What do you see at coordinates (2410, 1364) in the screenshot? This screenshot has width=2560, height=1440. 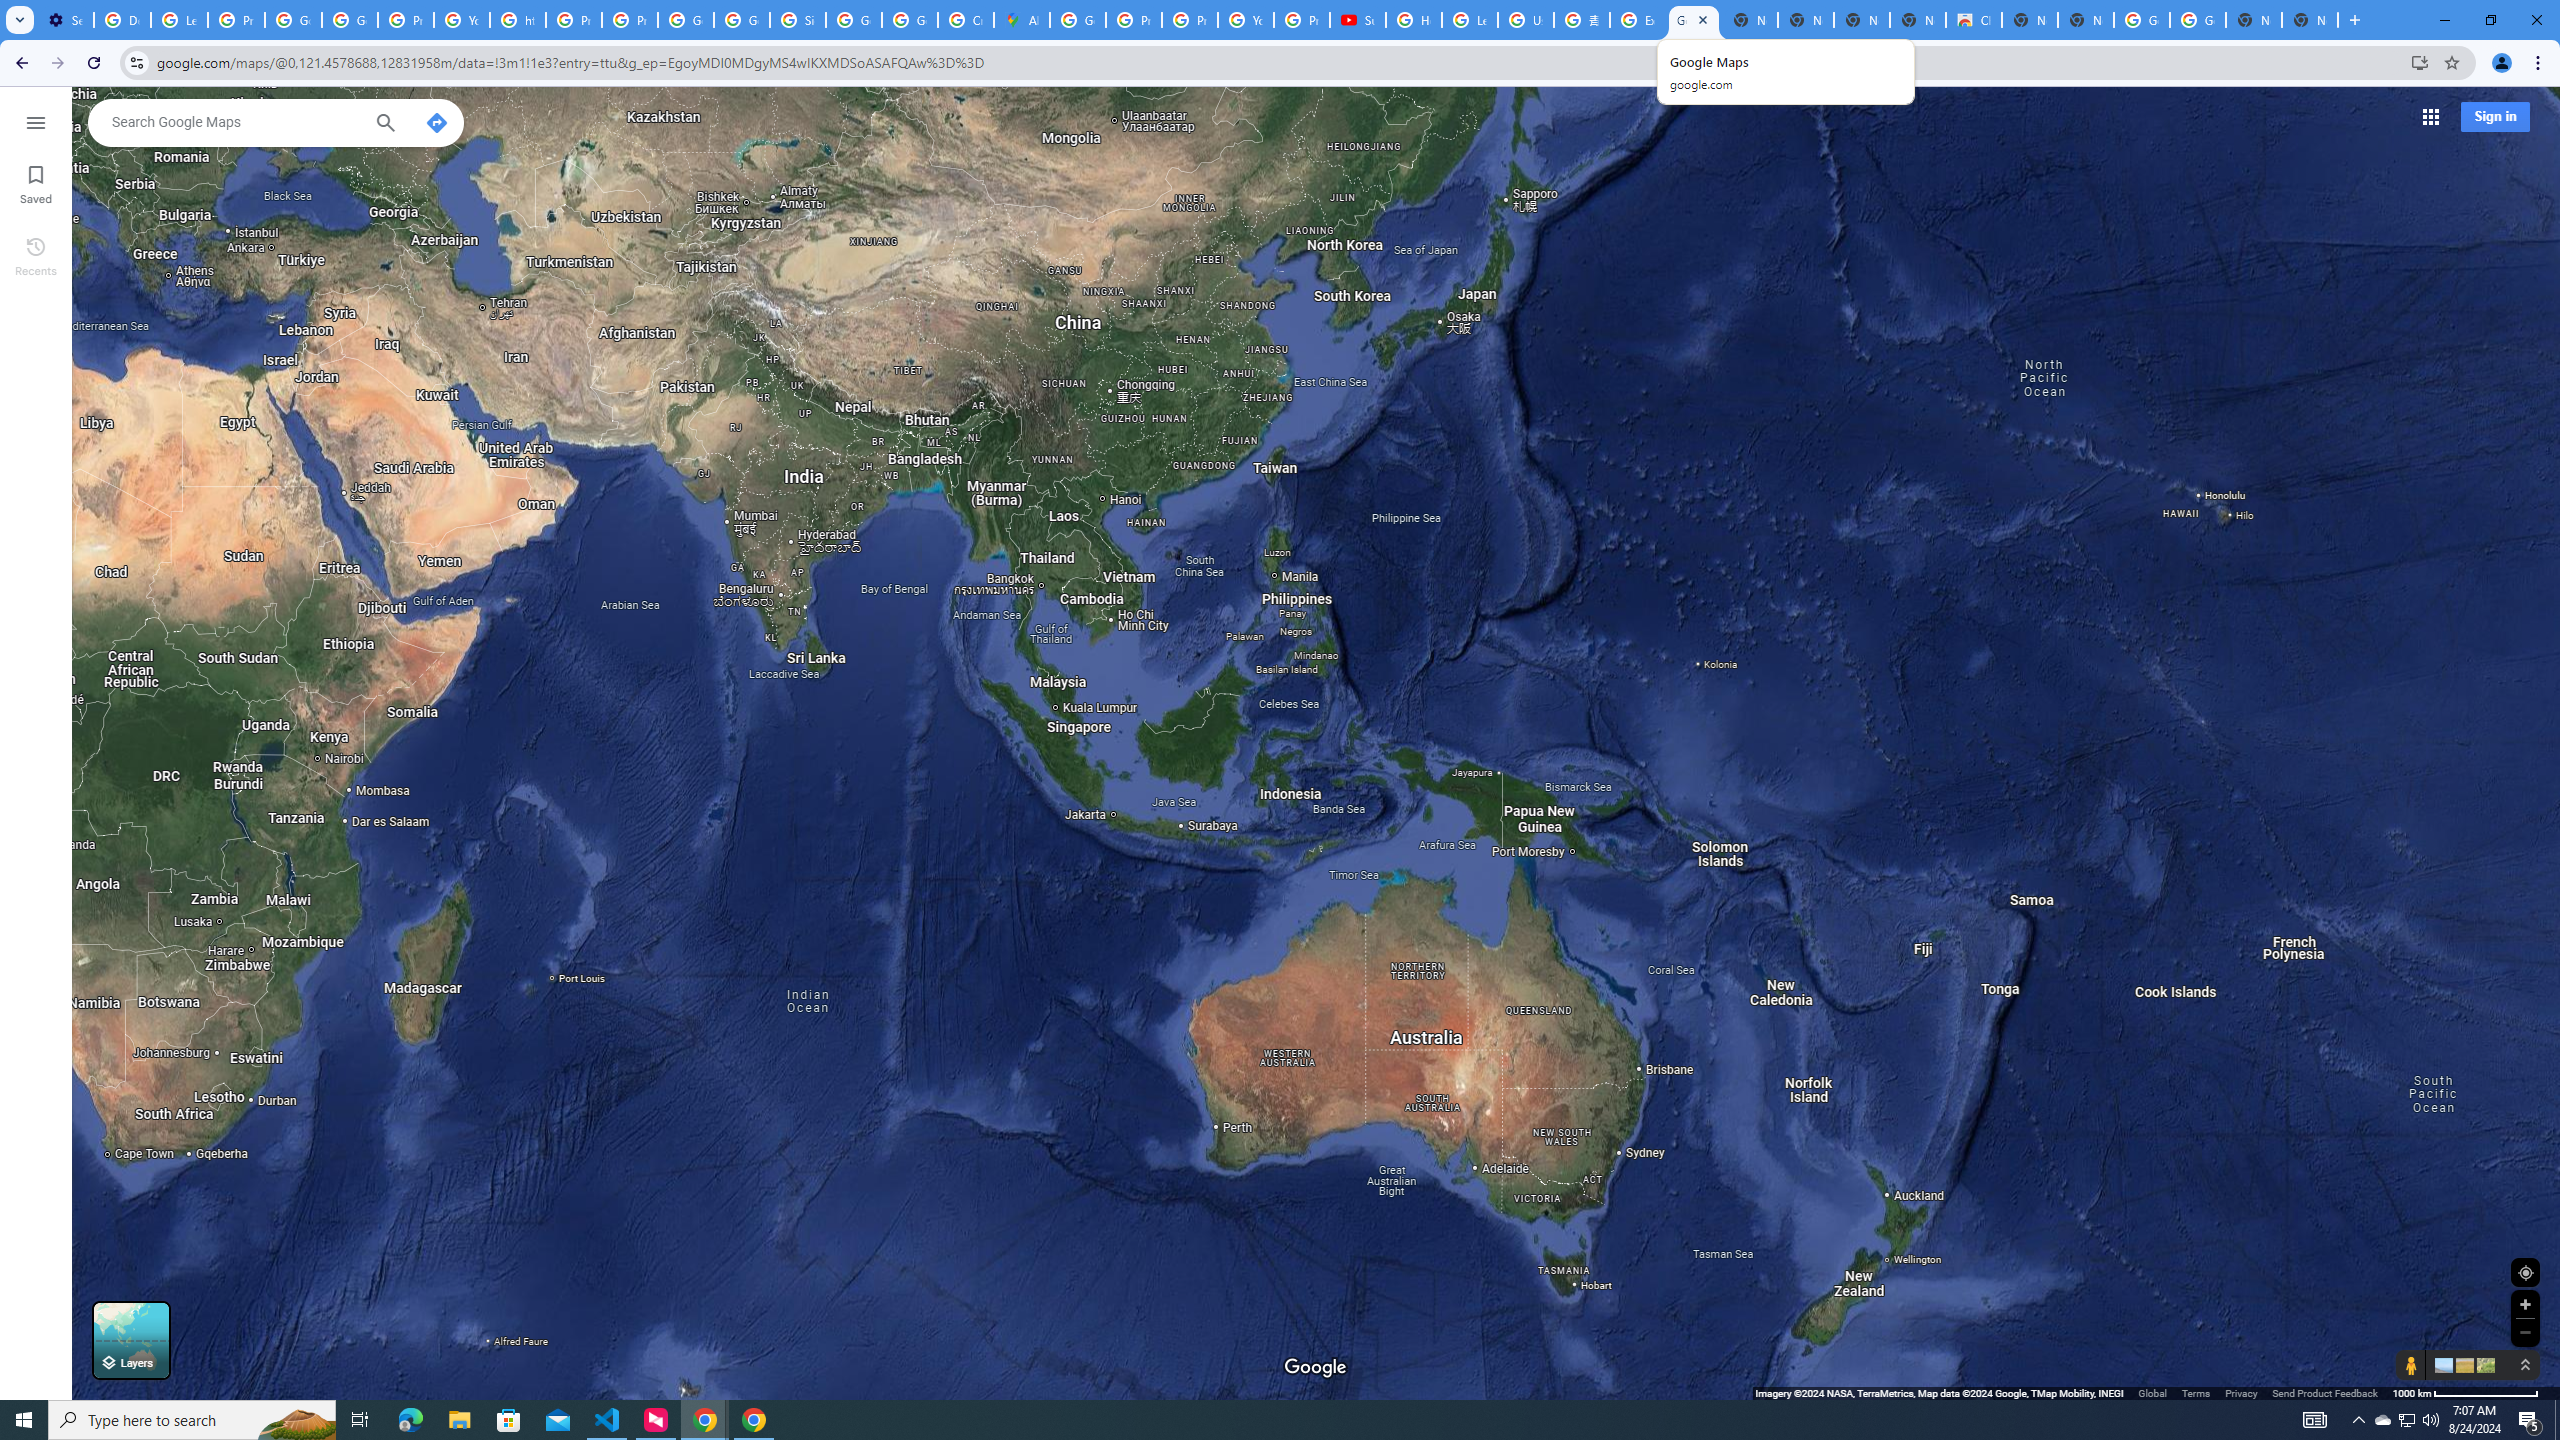 I see `'Show Street View coverage'` at bounding box center [2410, 1364].